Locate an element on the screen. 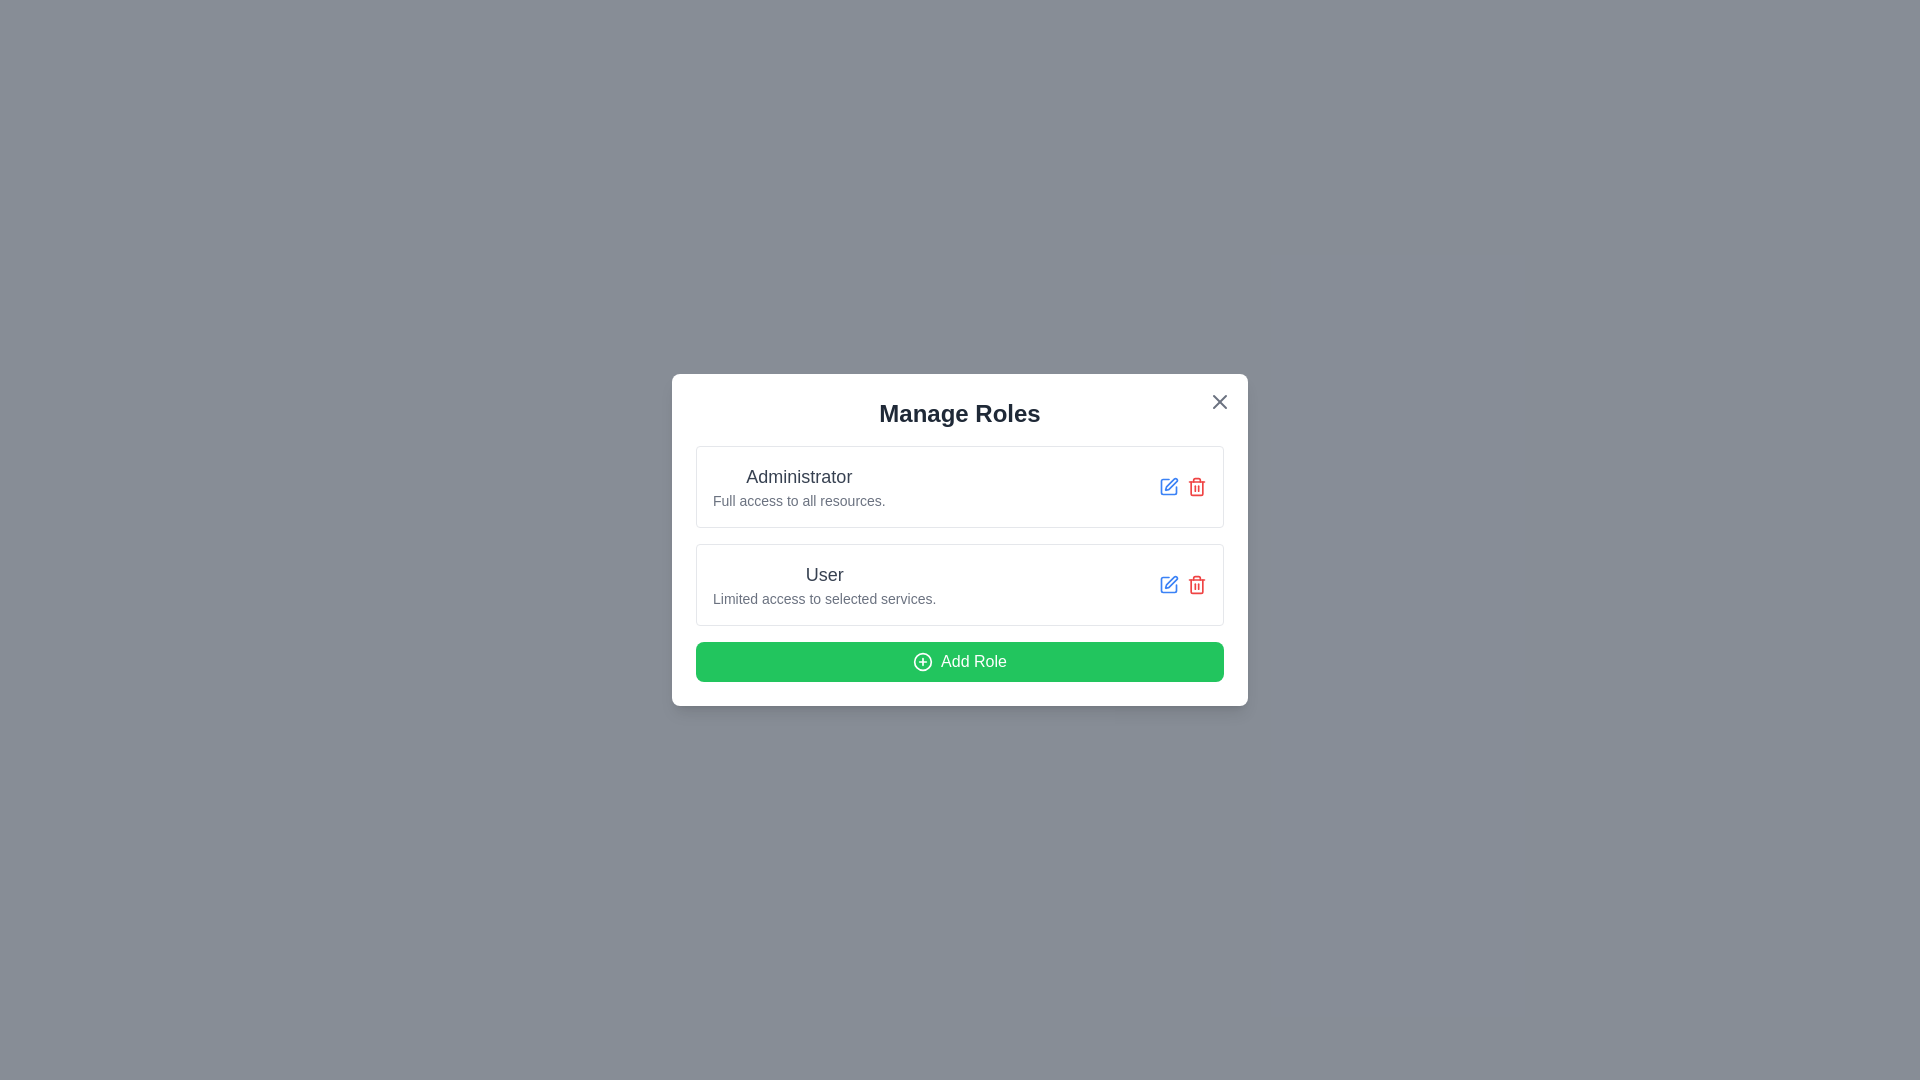 The width and height of the screenshot is (1920, 1080). the 'User' text display element that shows 'User' in bold and 'Limited access to selected services.' in a smaller font within the 'Manage Roles' dialog is located at coordinates (824, 585).